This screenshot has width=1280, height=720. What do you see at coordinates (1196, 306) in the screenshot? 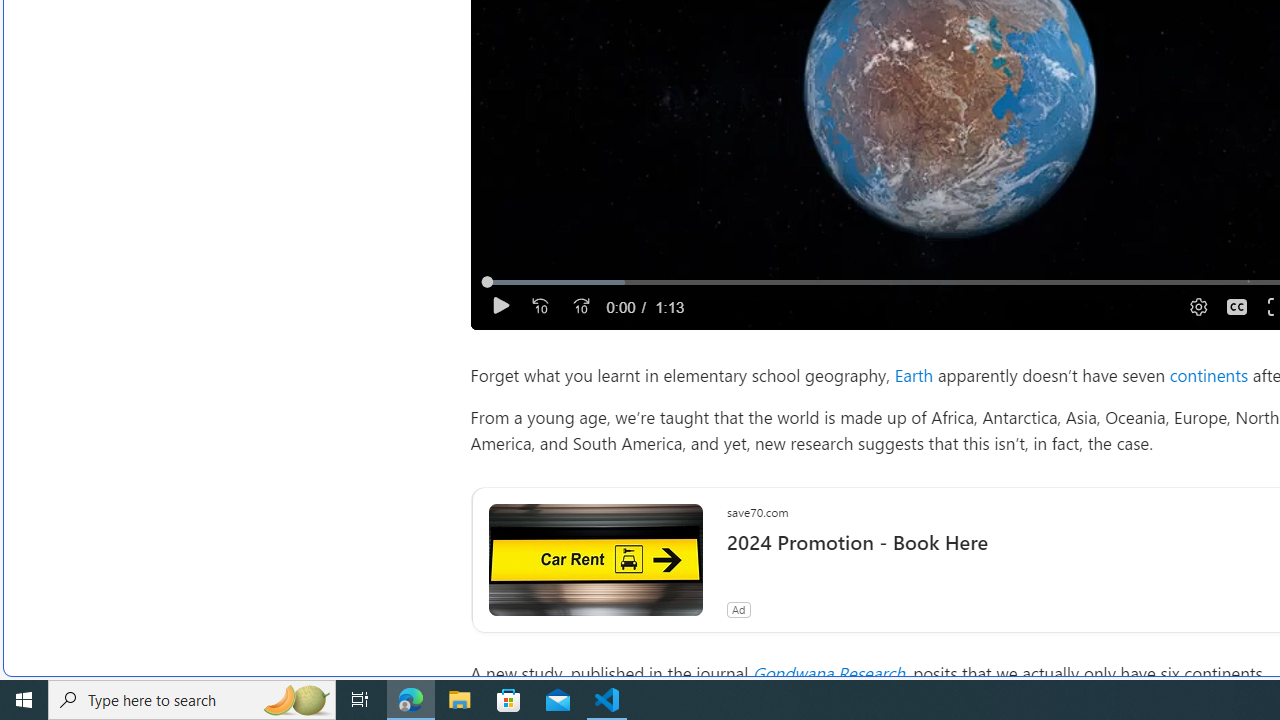
I see `'Quality Settings'` at bounding box center [1196, 306].